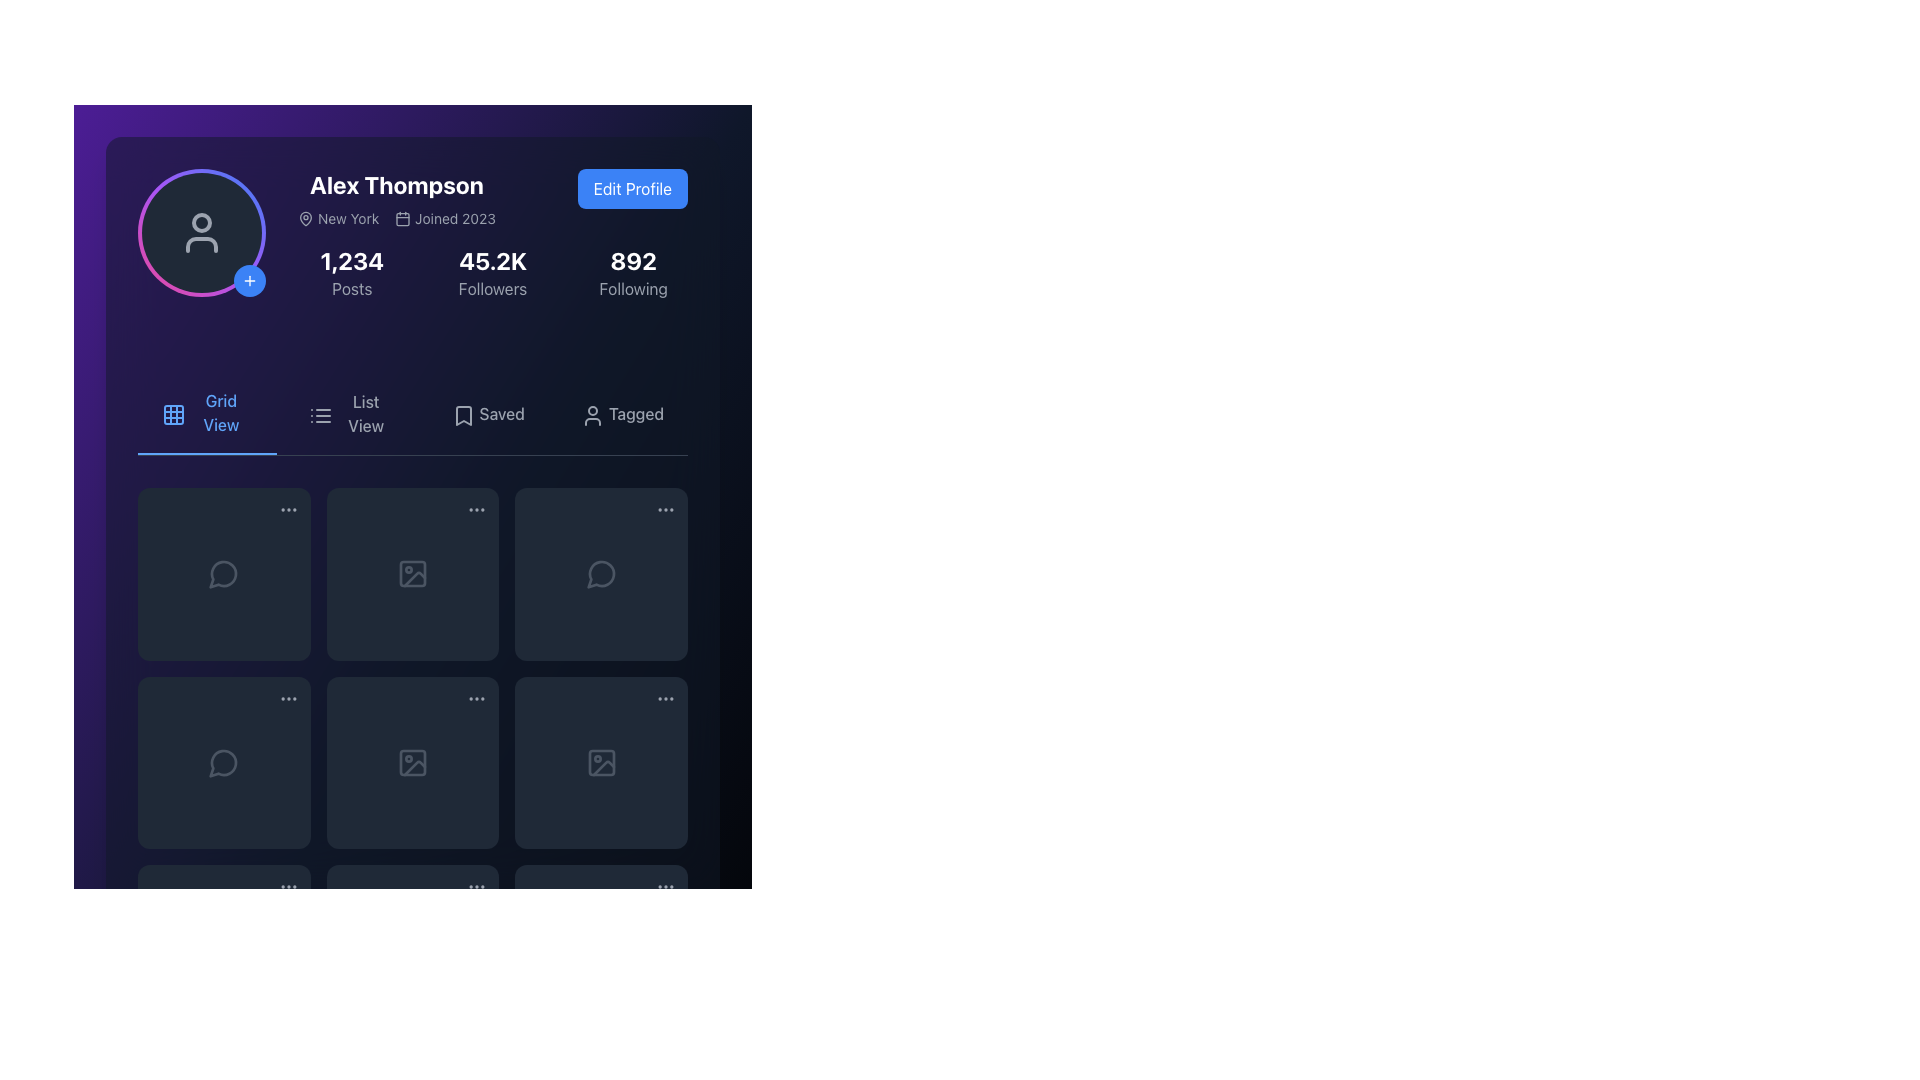  Describe the element at coordinates (621, 412) in the screenshot. I see `the fourth button in the horizontal navigation bar` at that location.